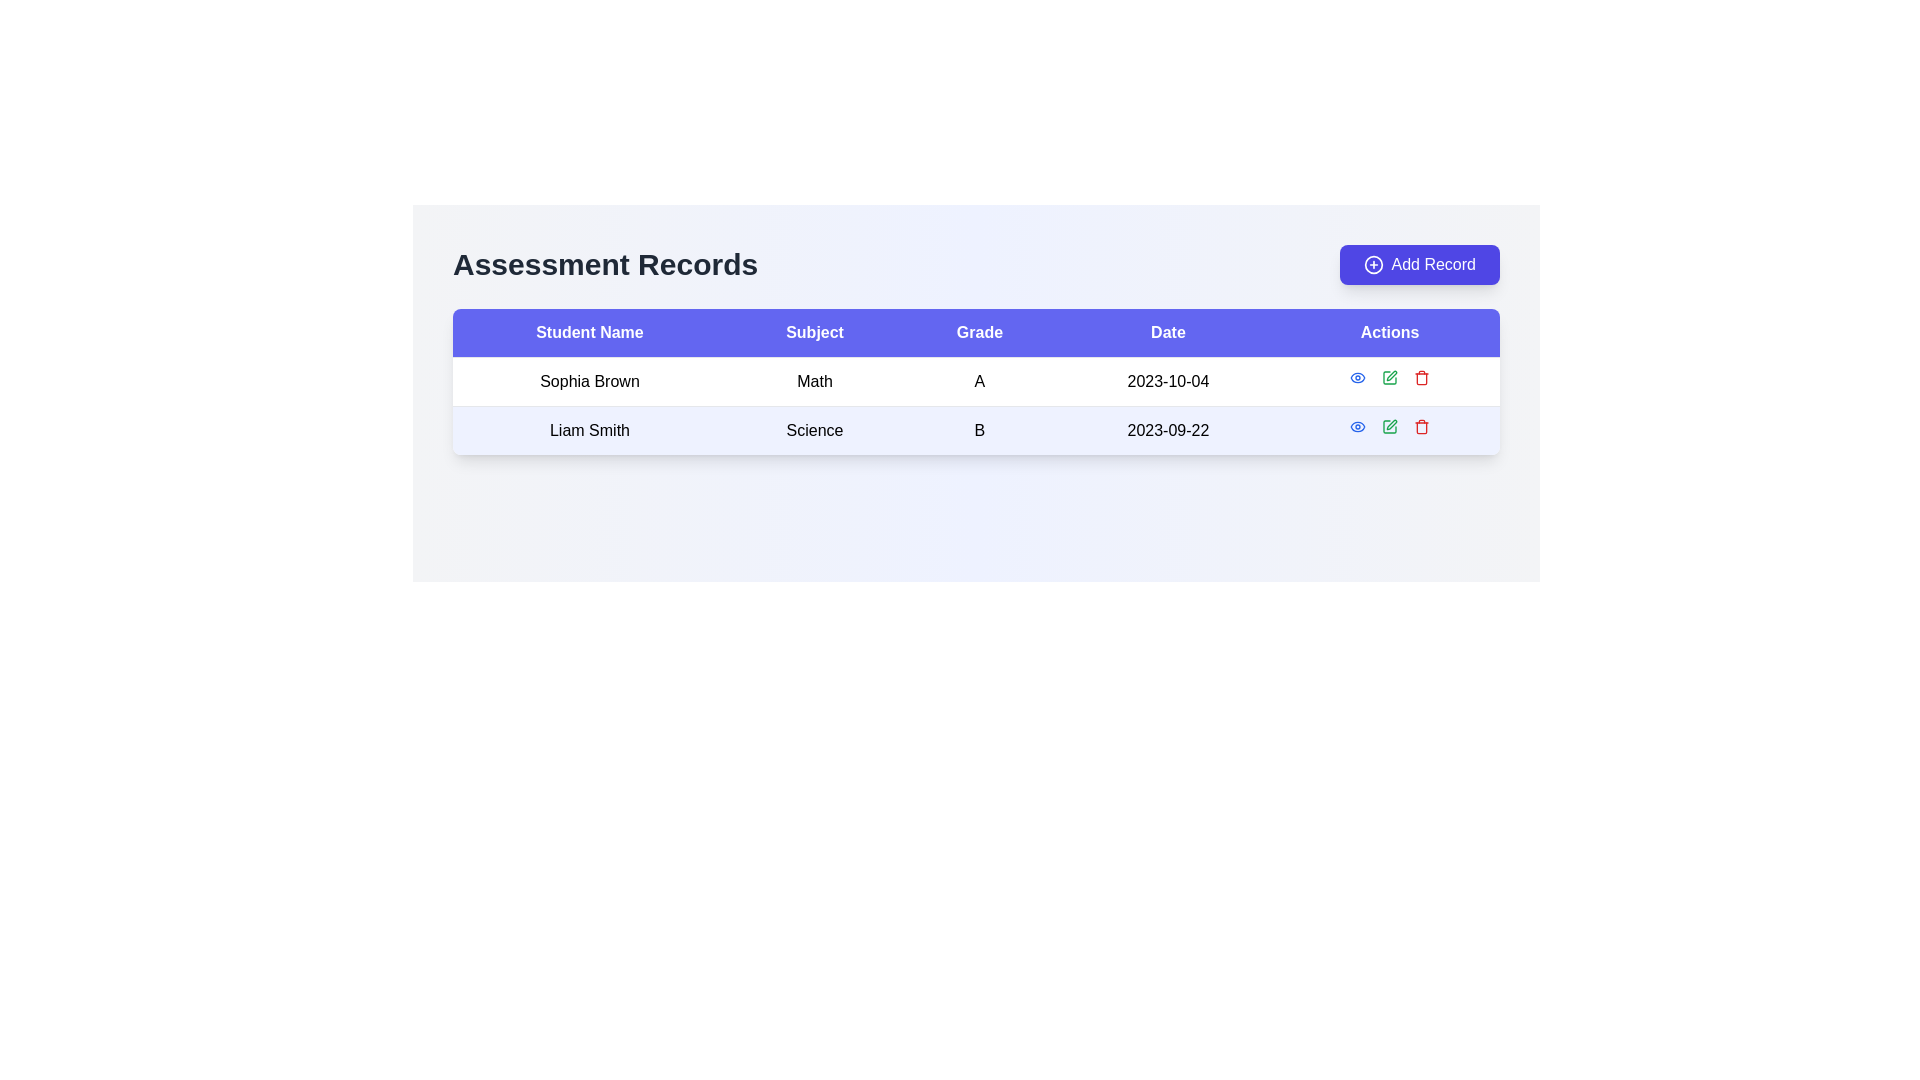  What do you see at coordinates (1389, 378) in the screenshot?
I see `the edit icon represented by a square outline and a pen in the 'Actions' column of the table, specifically in the second row next to 'Liam Smith'` at bounding box center [1389, 378].